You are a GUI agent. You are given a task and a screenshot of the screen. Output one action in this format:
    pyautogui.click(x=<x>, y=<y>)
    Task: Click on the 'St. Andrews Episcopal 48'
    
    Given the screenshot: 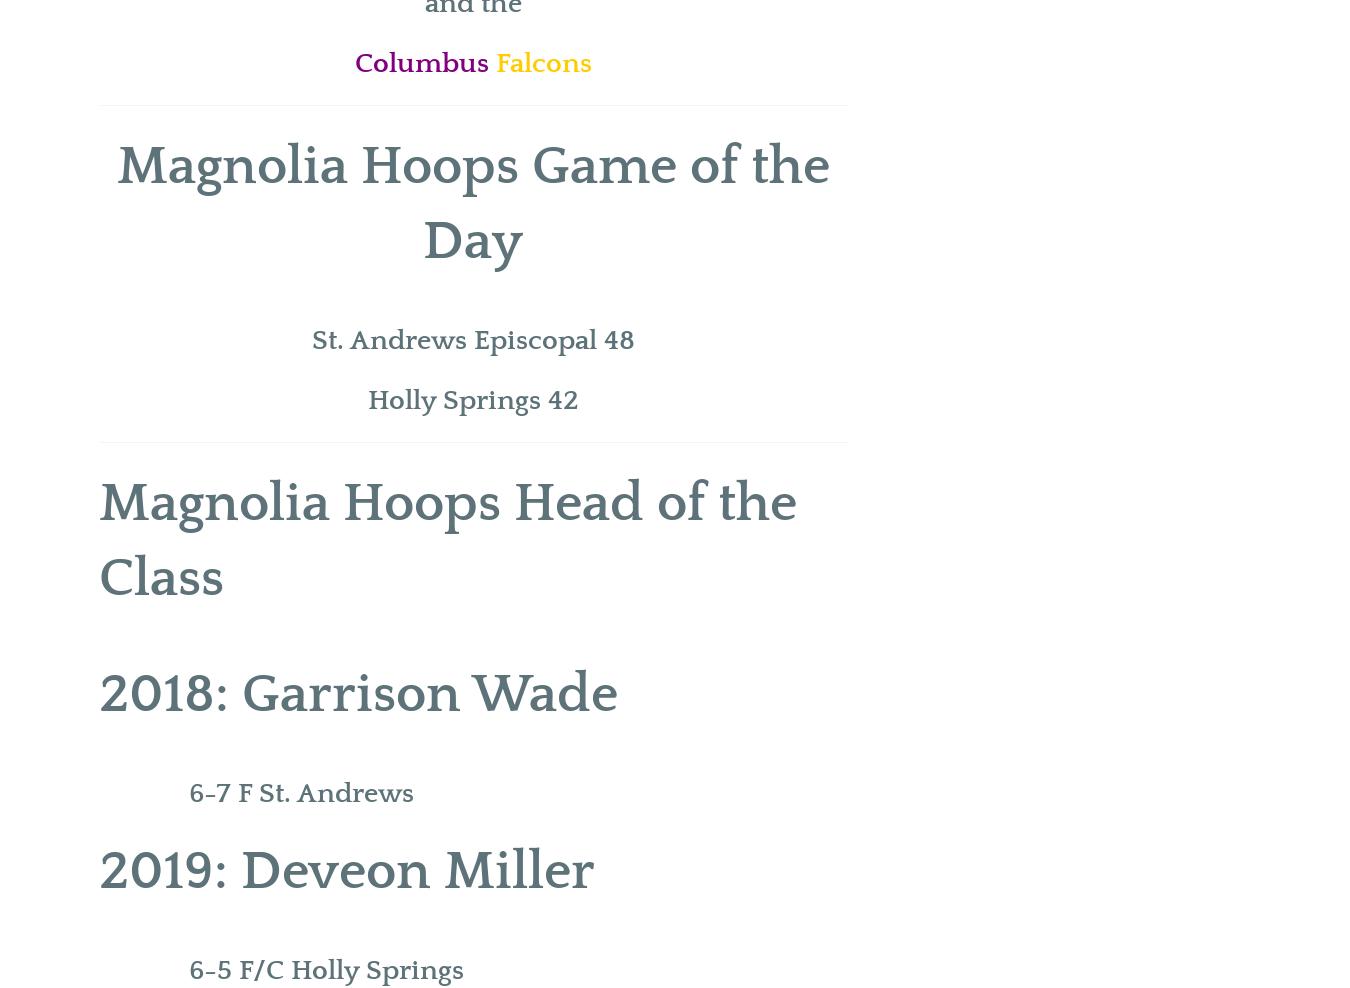 What is the action you would take?
    pyautogui.click(x=471, y=340)
    